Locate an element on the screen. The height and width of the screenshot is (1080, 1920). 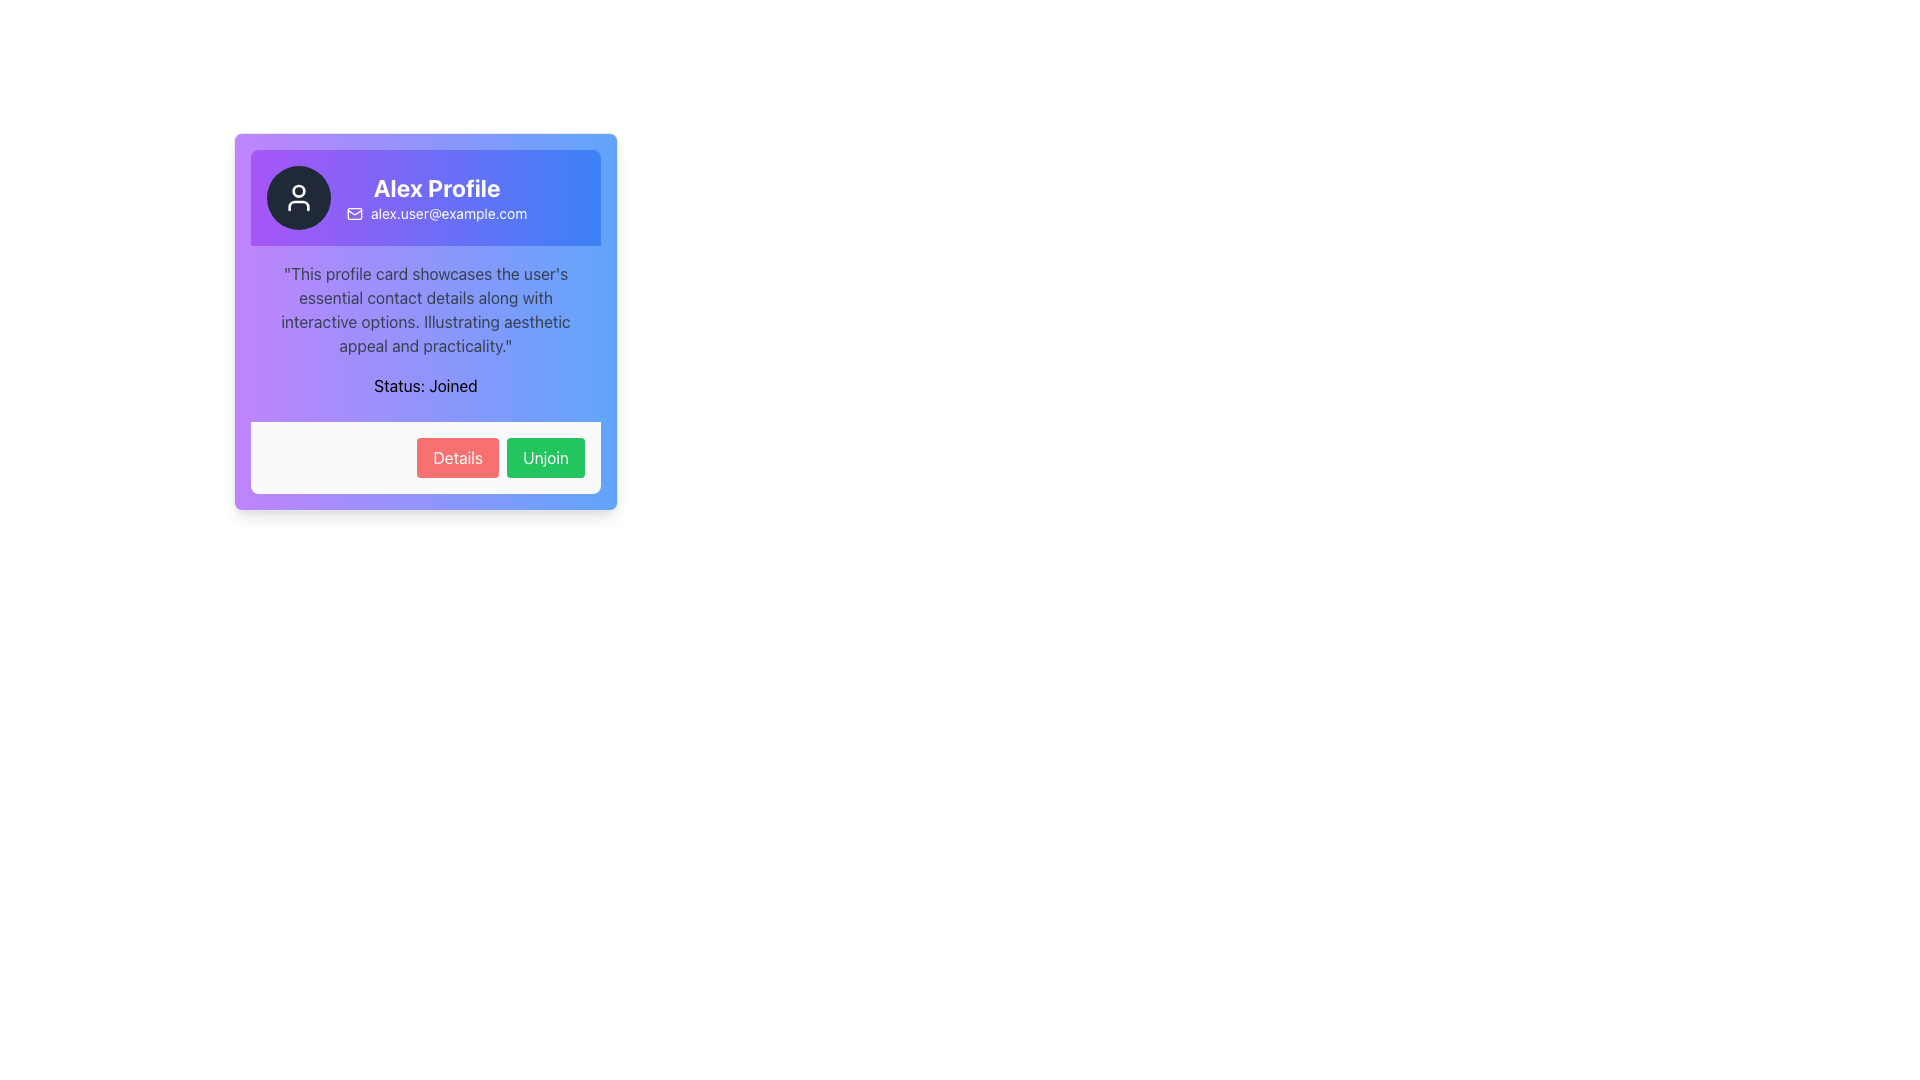
the text block displaying the message about the user's essential contact details, which is styled in gray and set against a purple and blue gradient background is located at coordinates (425, 309).